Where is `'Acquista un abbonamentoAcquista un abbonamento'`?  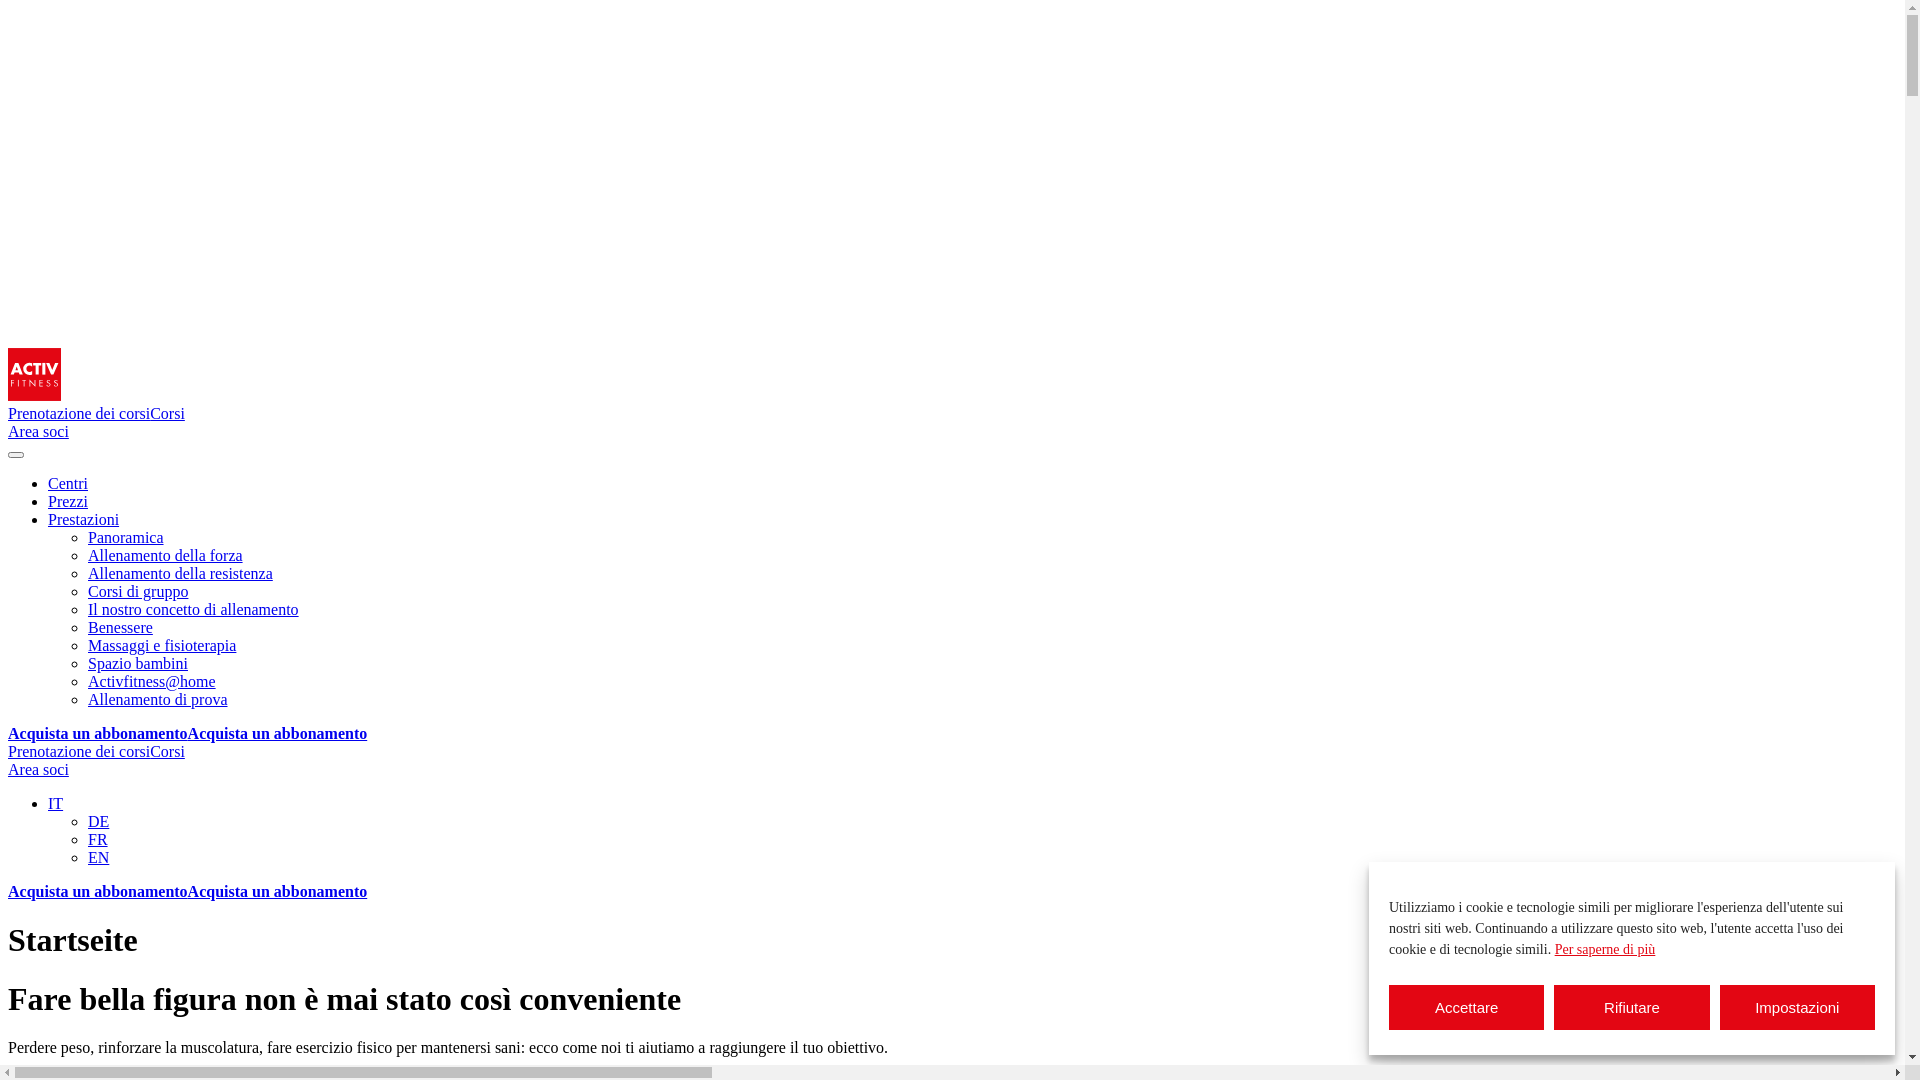 'Acquista un abbonamentoAcquista un abbonamento' is located at coordinates (187, 733).